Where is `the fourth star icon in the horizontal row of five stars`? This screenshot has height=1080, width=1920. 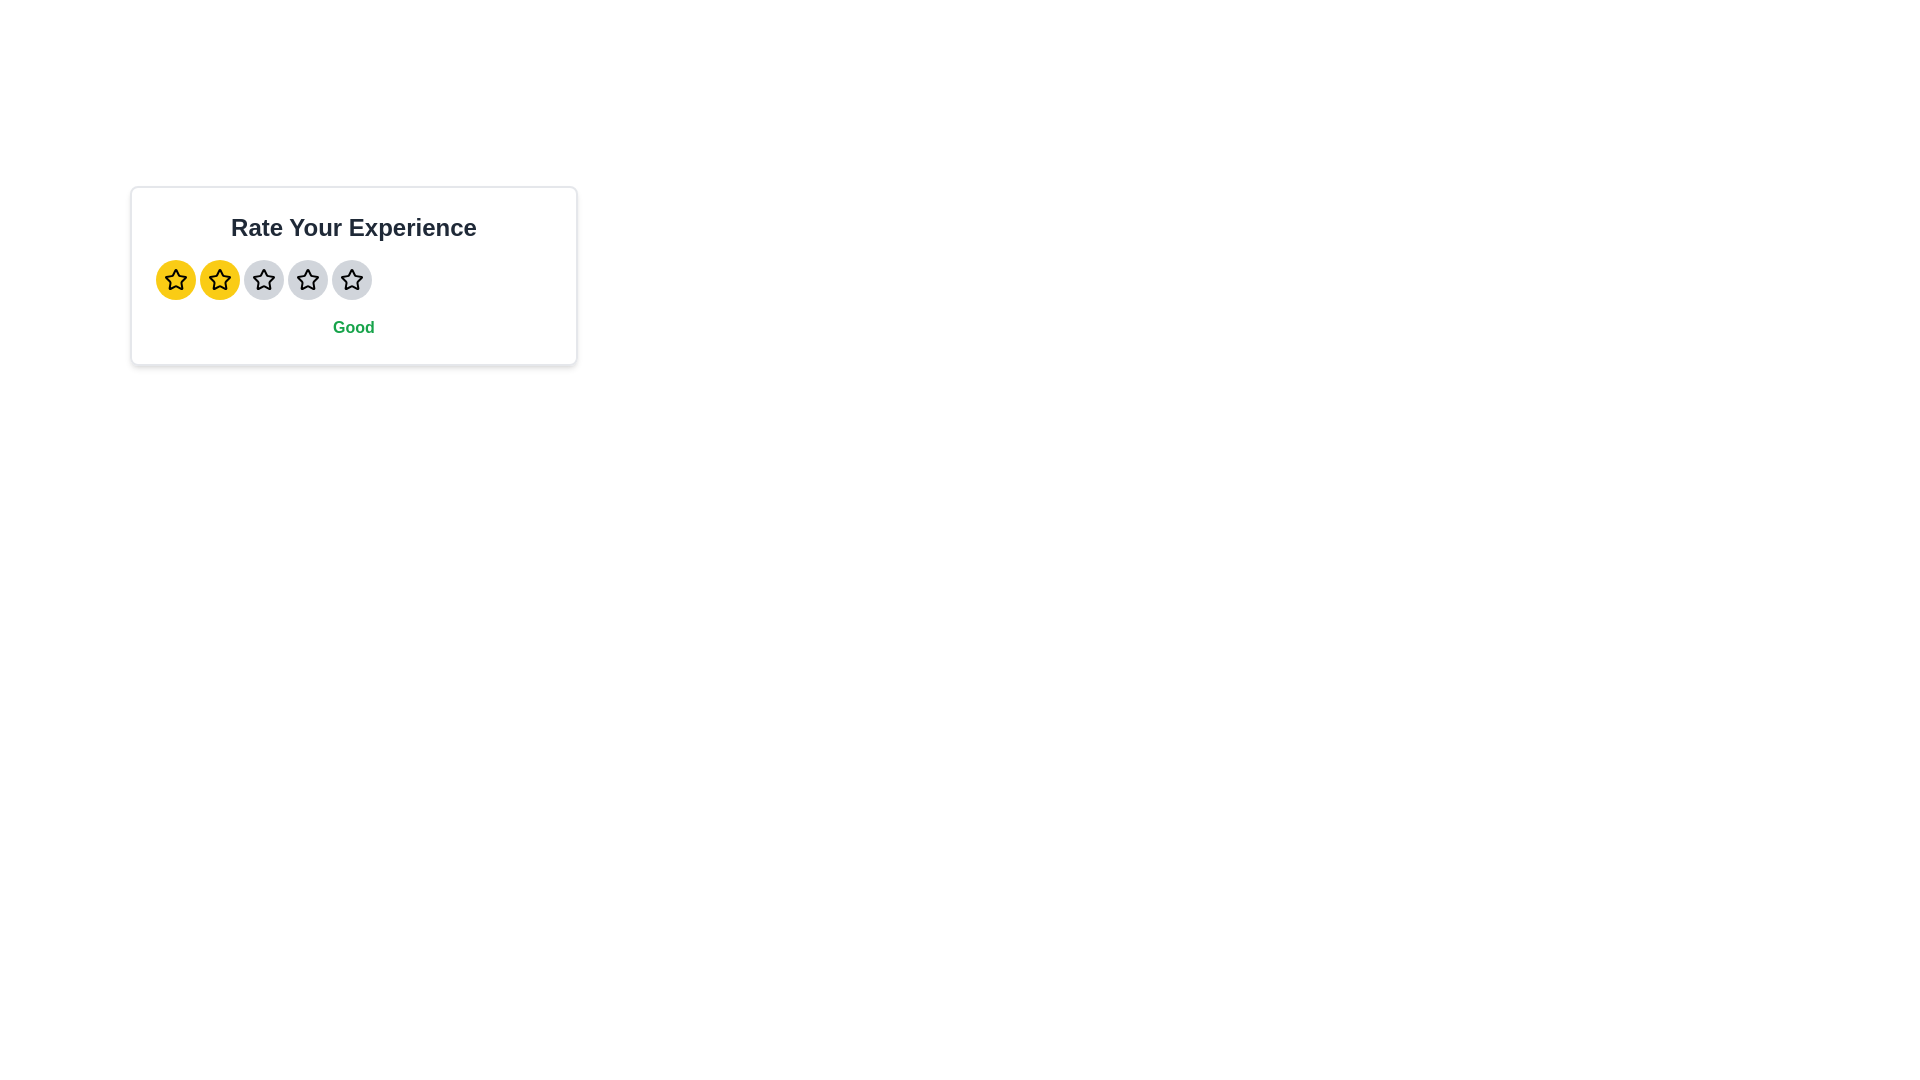 the fourth star icon in the horizontal row of five stars is located at coordinates (306, 280).